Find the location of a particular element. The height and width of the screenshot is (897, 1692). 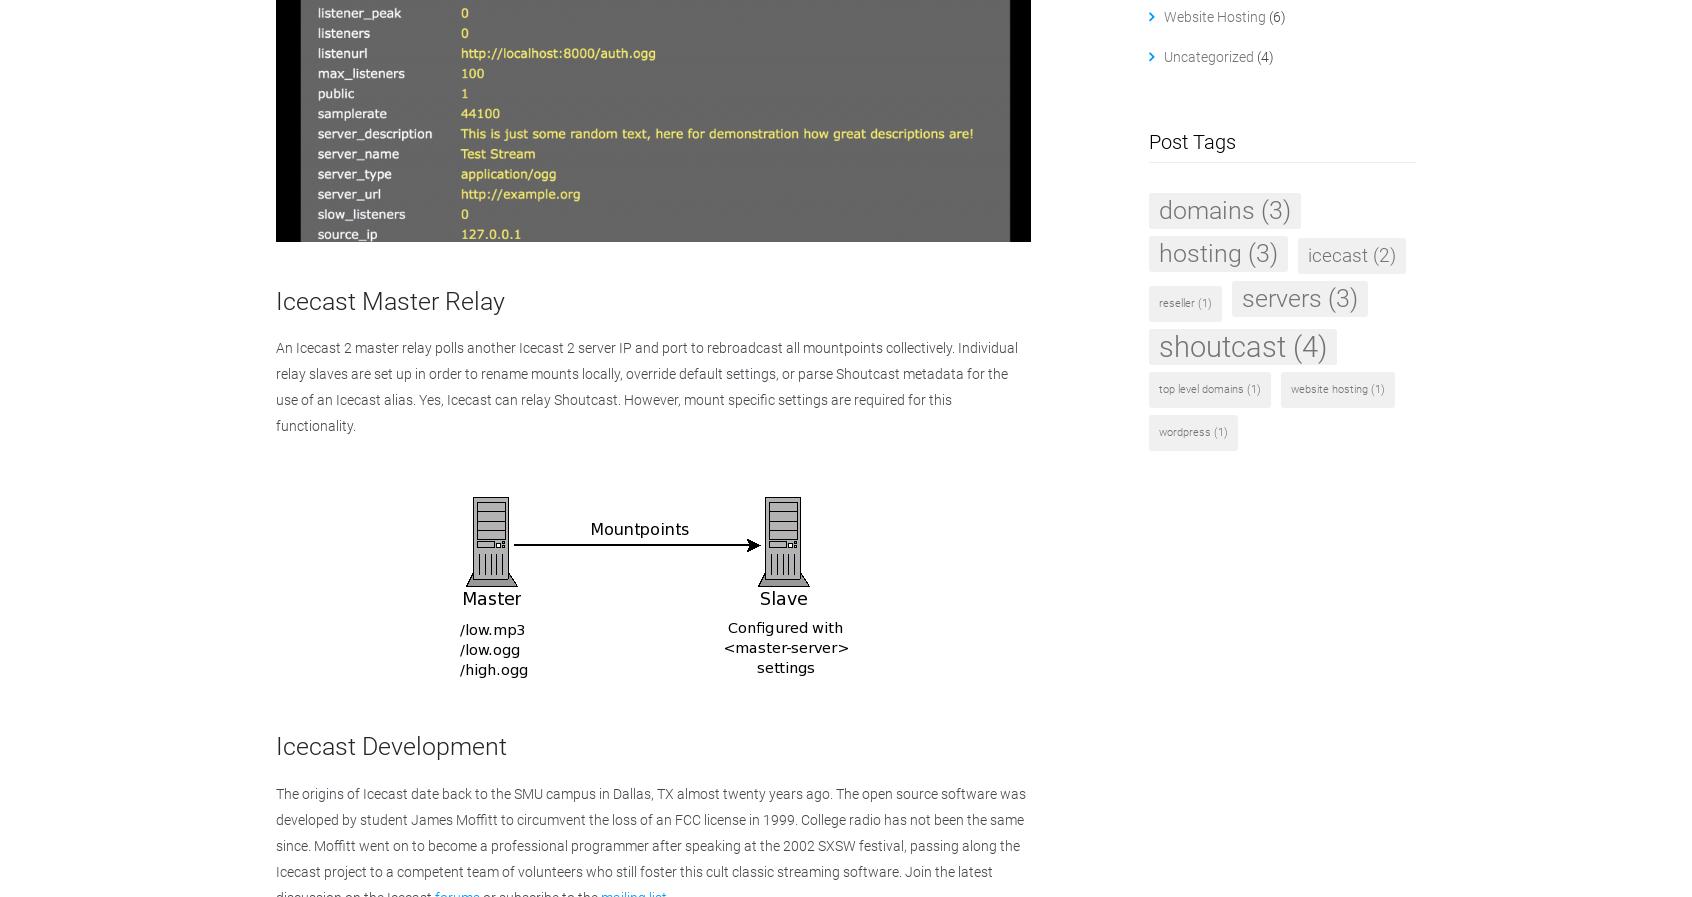

'Uncategorized' is located at coordinates (1207, 55).